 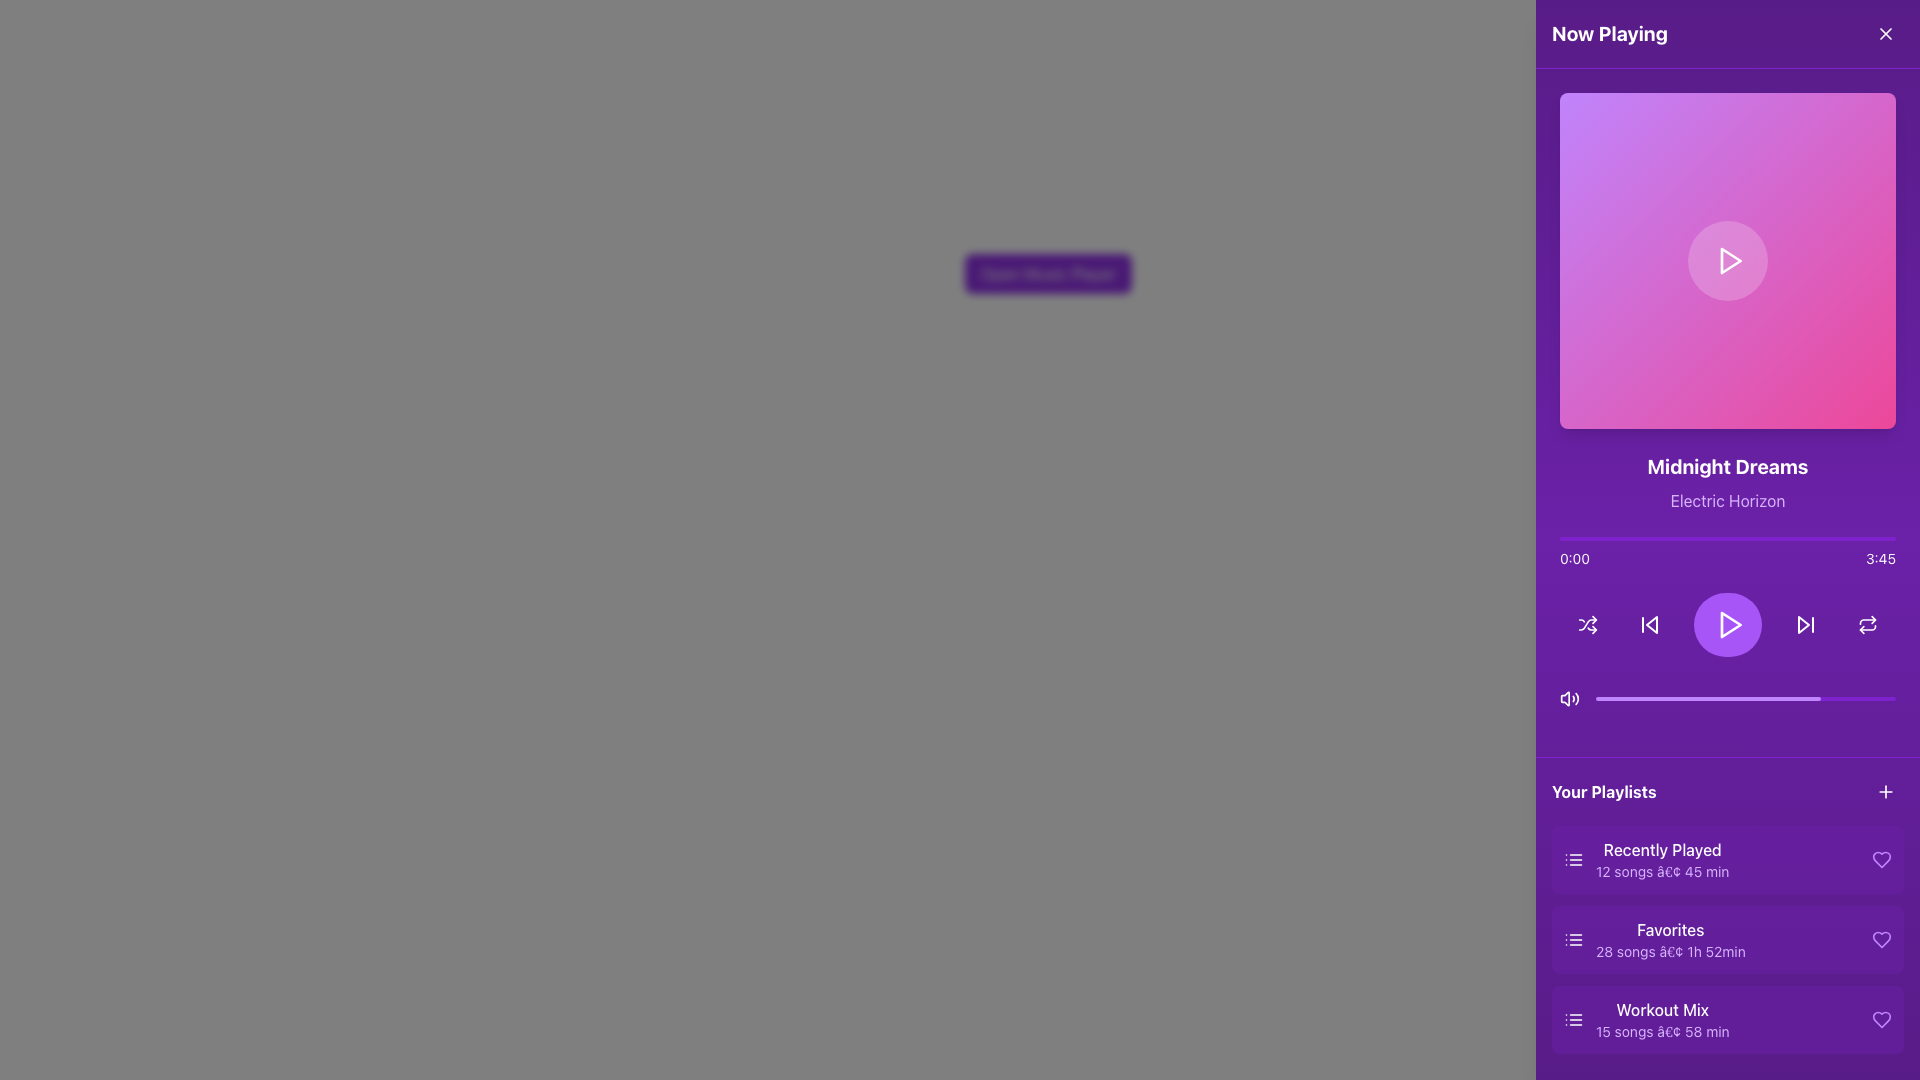 I want to click on the volume, so click(x=1871, y=697).